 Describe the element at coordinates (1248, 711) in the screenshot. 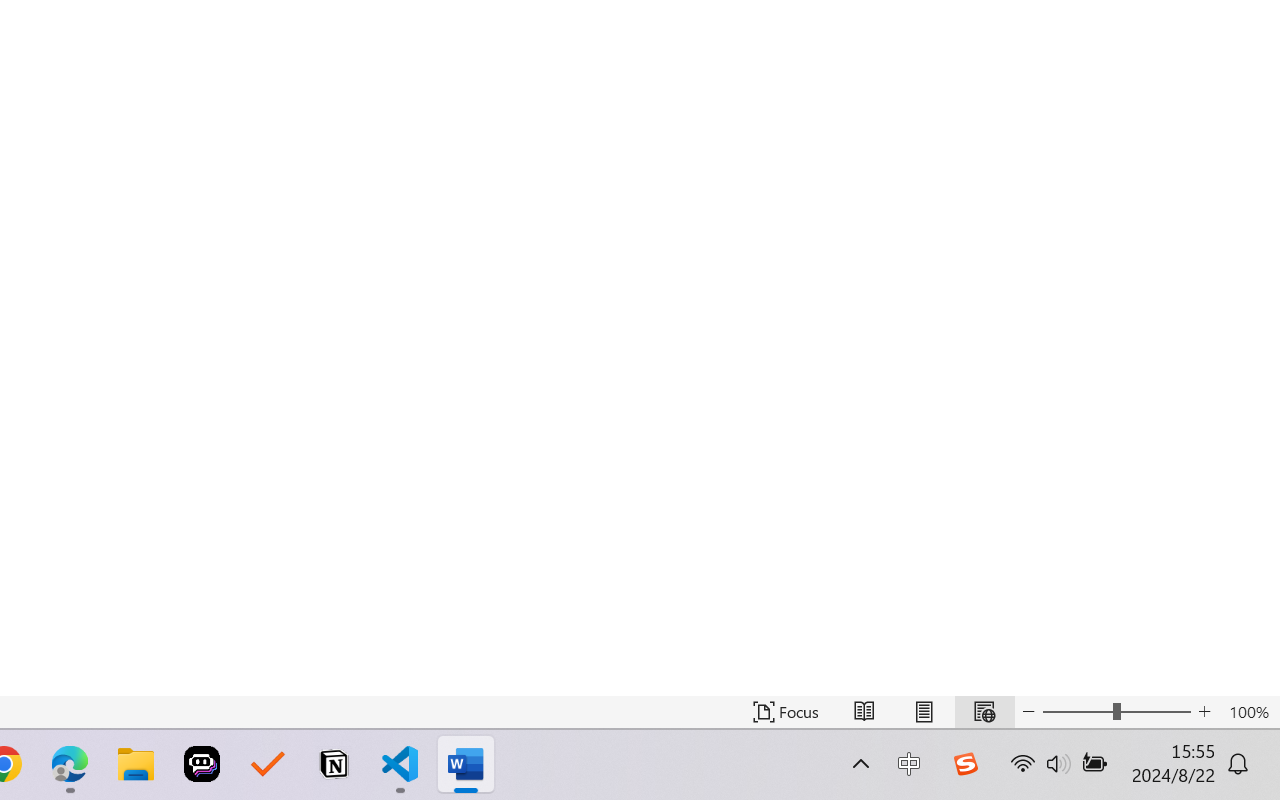

I see `'Zoom 100%'` at that location.